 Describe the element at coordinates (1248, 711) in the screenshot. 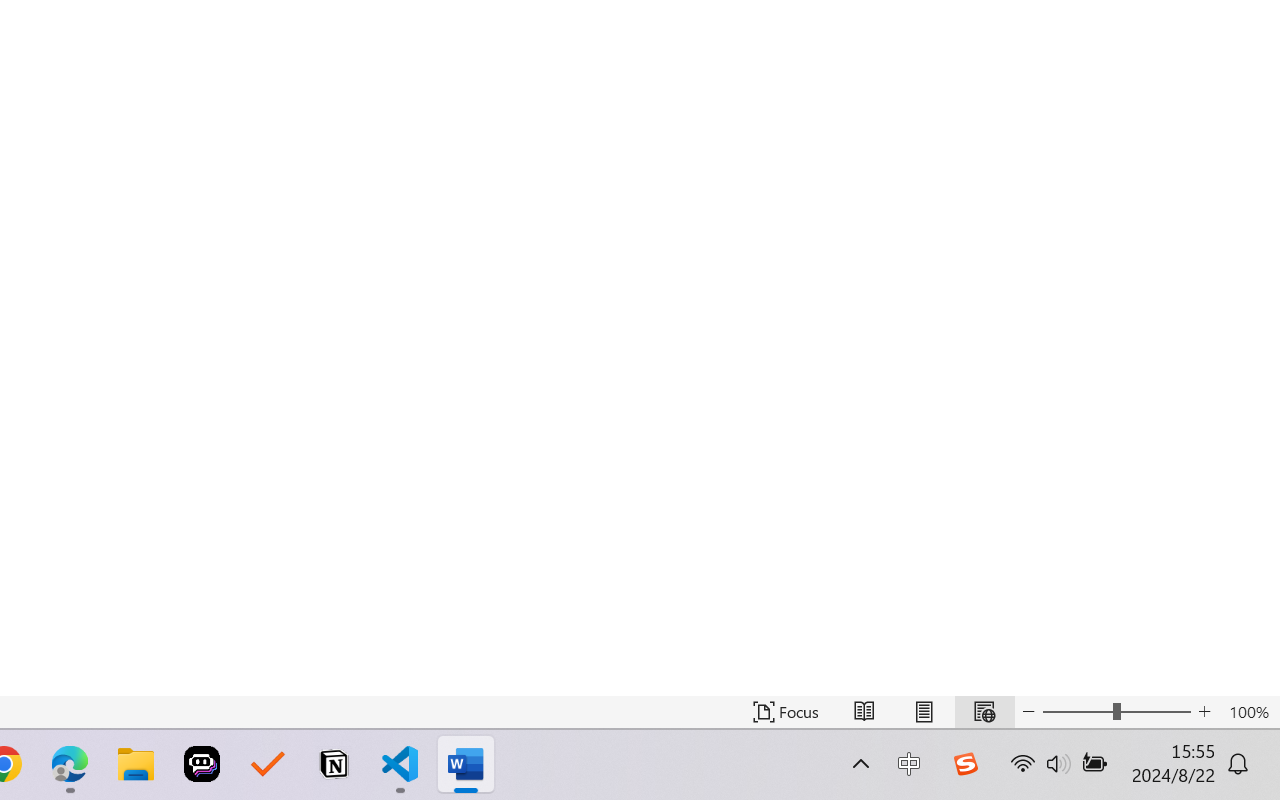

I see `'Zoom 100%'` at that location.